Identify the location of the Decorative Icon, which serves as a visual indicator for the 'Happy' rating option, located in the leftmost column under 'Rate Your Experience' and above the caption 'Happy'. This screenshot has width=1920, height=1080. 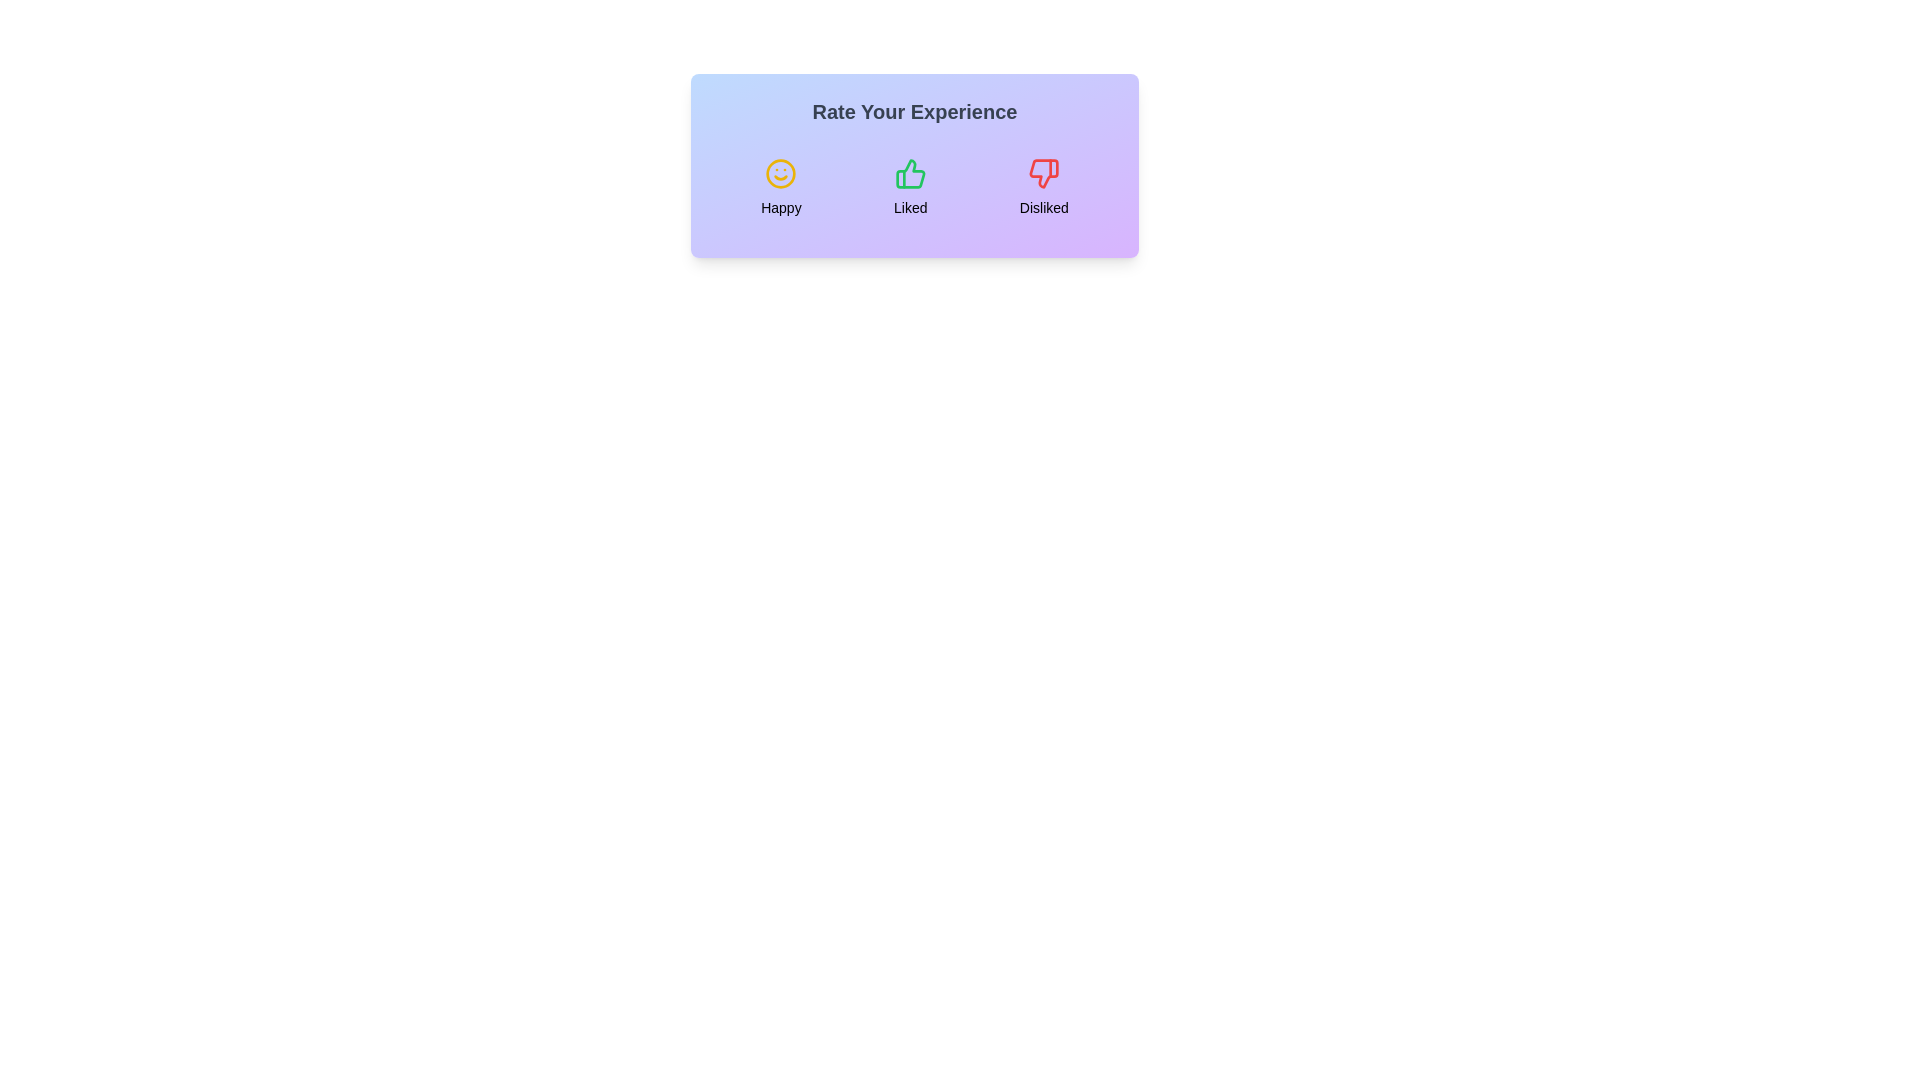
(780, 172).